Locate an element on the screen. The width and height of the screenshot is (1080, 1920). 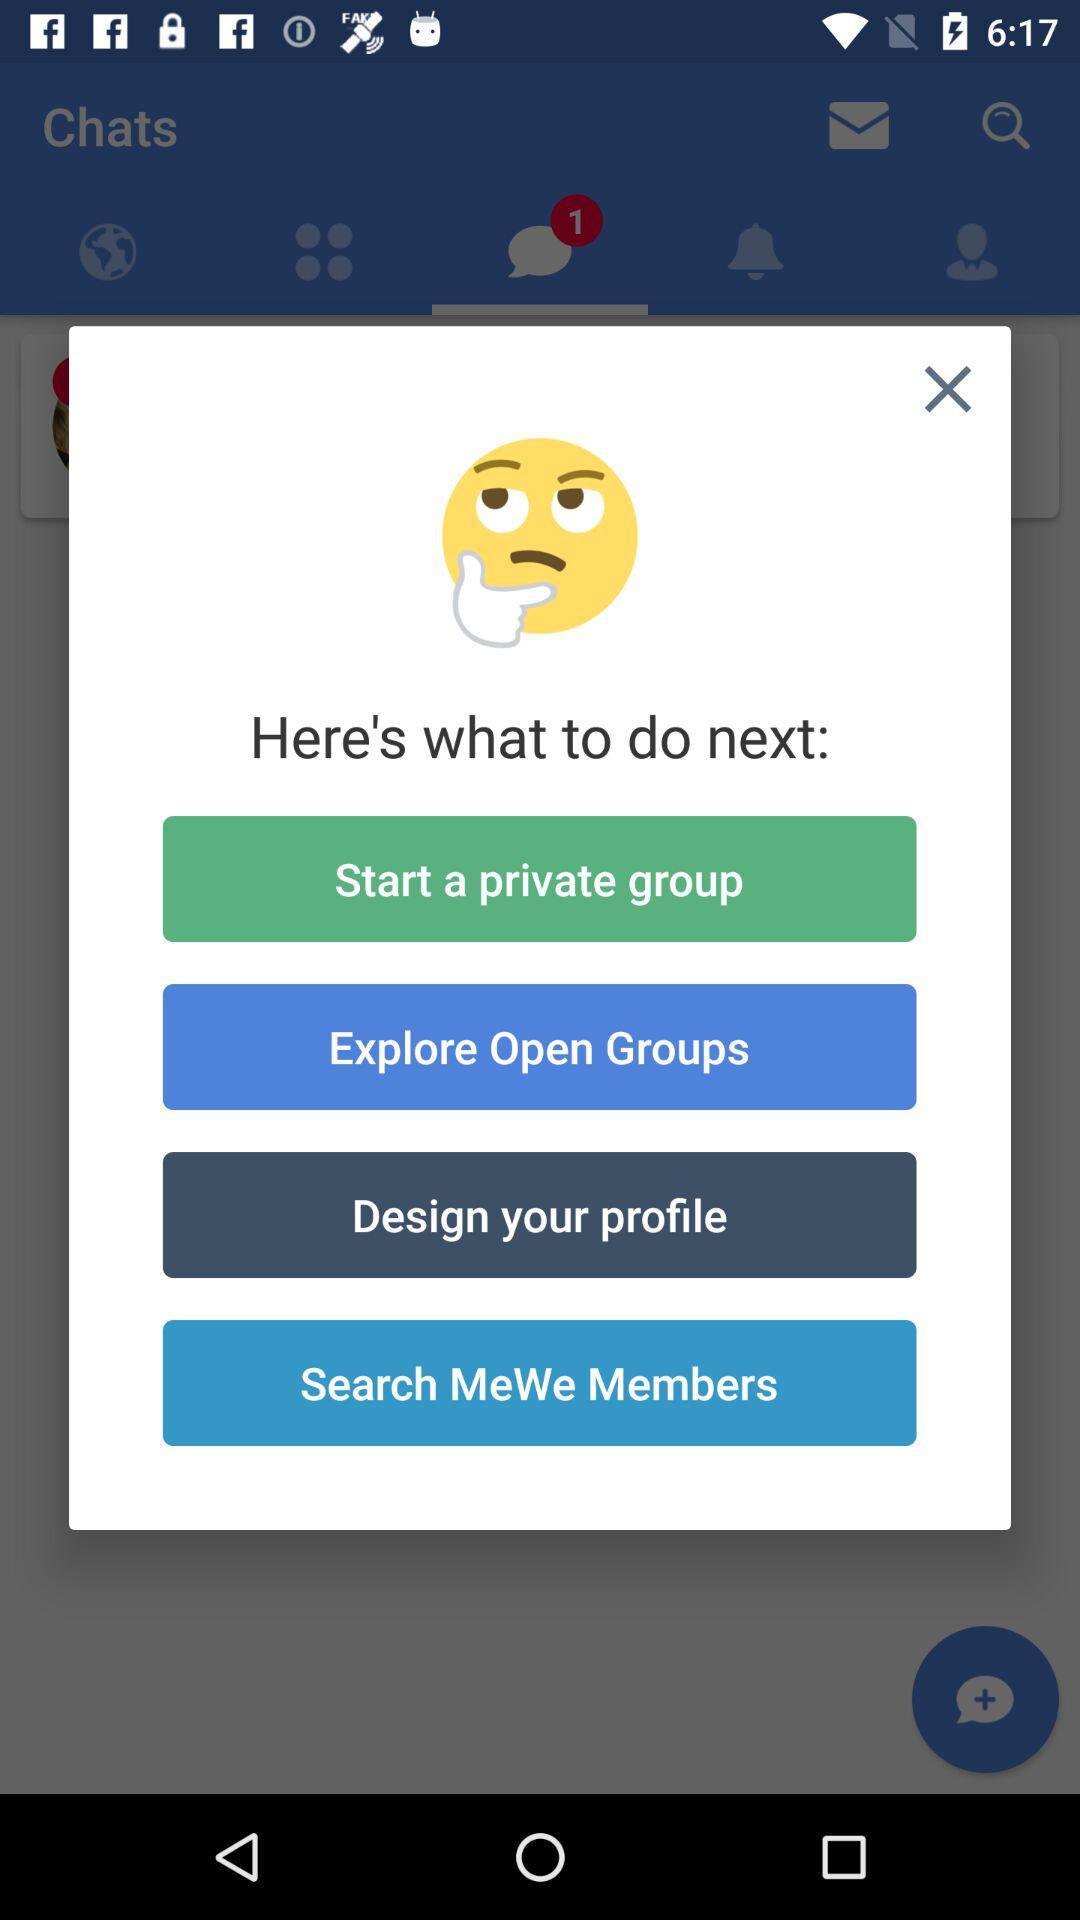
the icon above the search mewe members item is located at coordinates (538, 1213).